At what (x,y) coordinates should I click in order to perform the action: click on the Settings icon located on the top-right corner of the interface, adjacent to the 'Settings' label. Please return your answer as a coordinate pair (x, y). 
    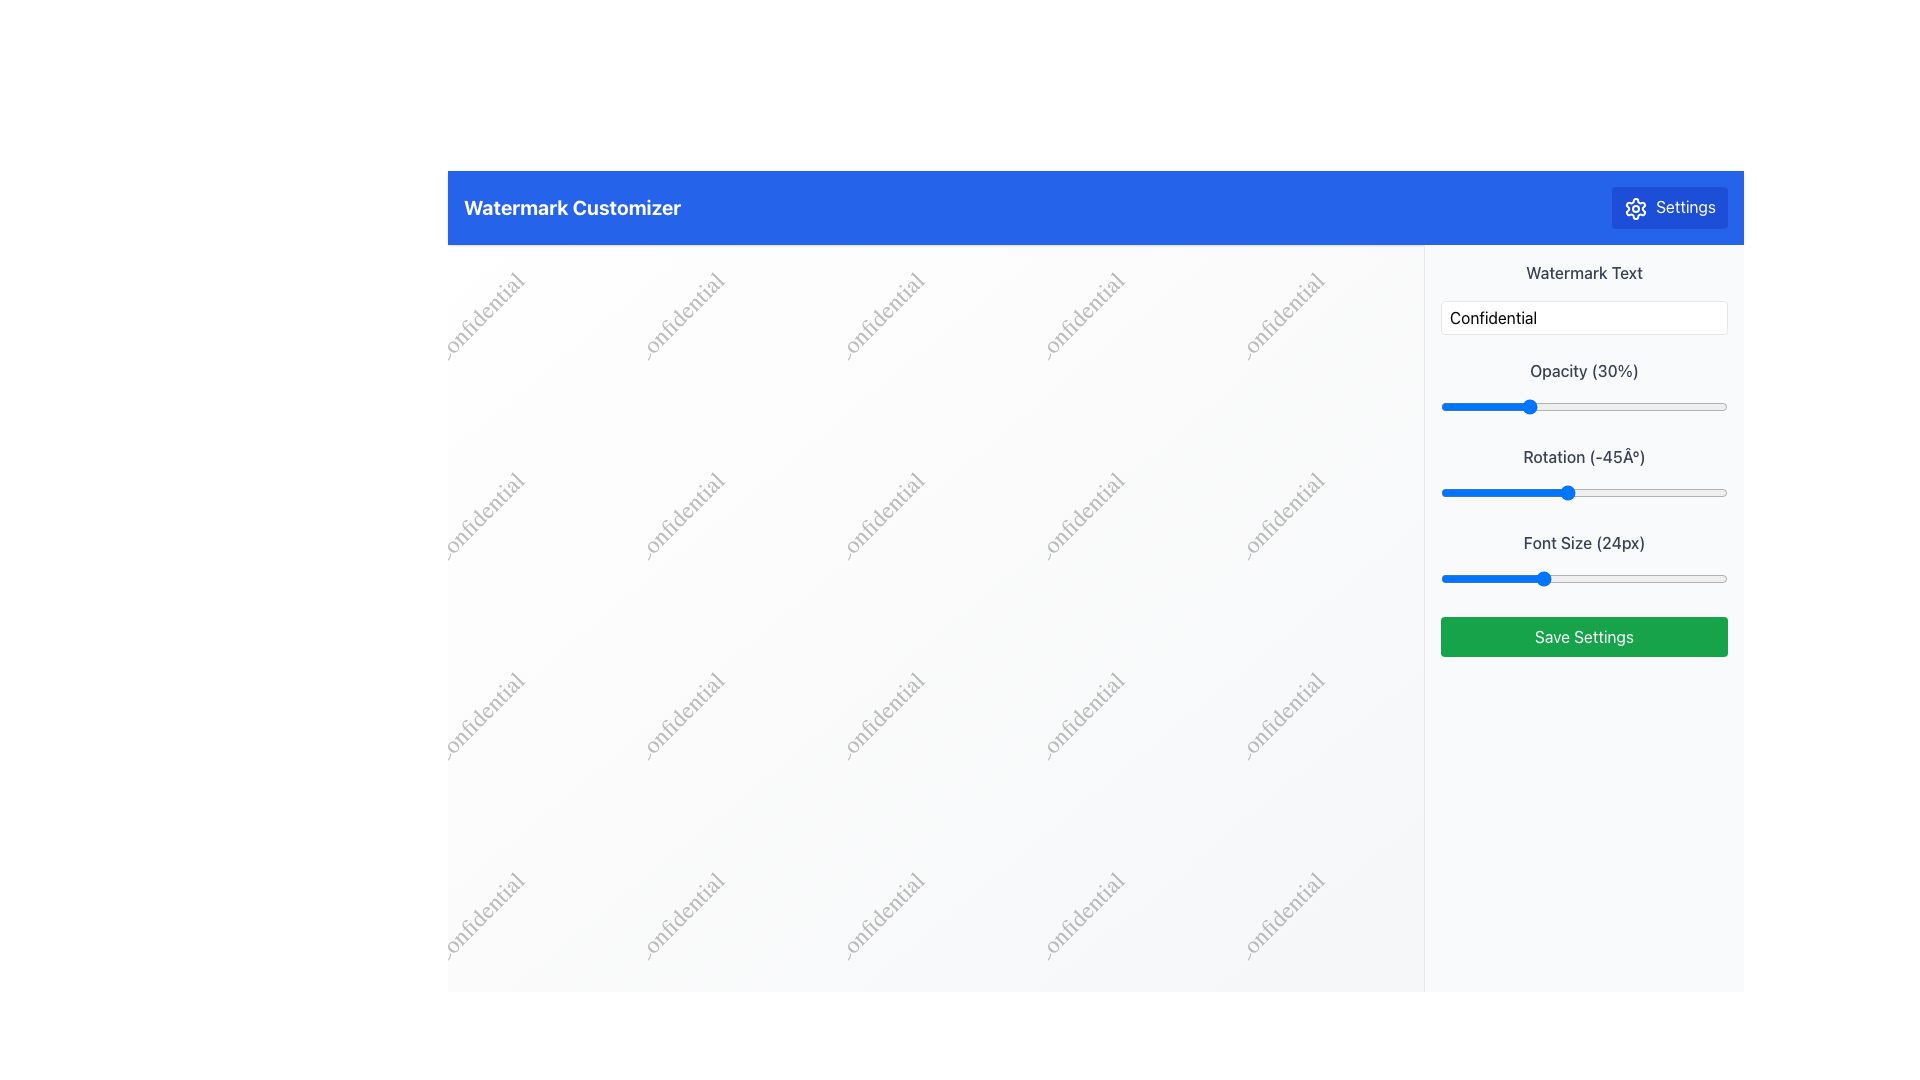
    Looking at the image, I should click on (1636, 208).